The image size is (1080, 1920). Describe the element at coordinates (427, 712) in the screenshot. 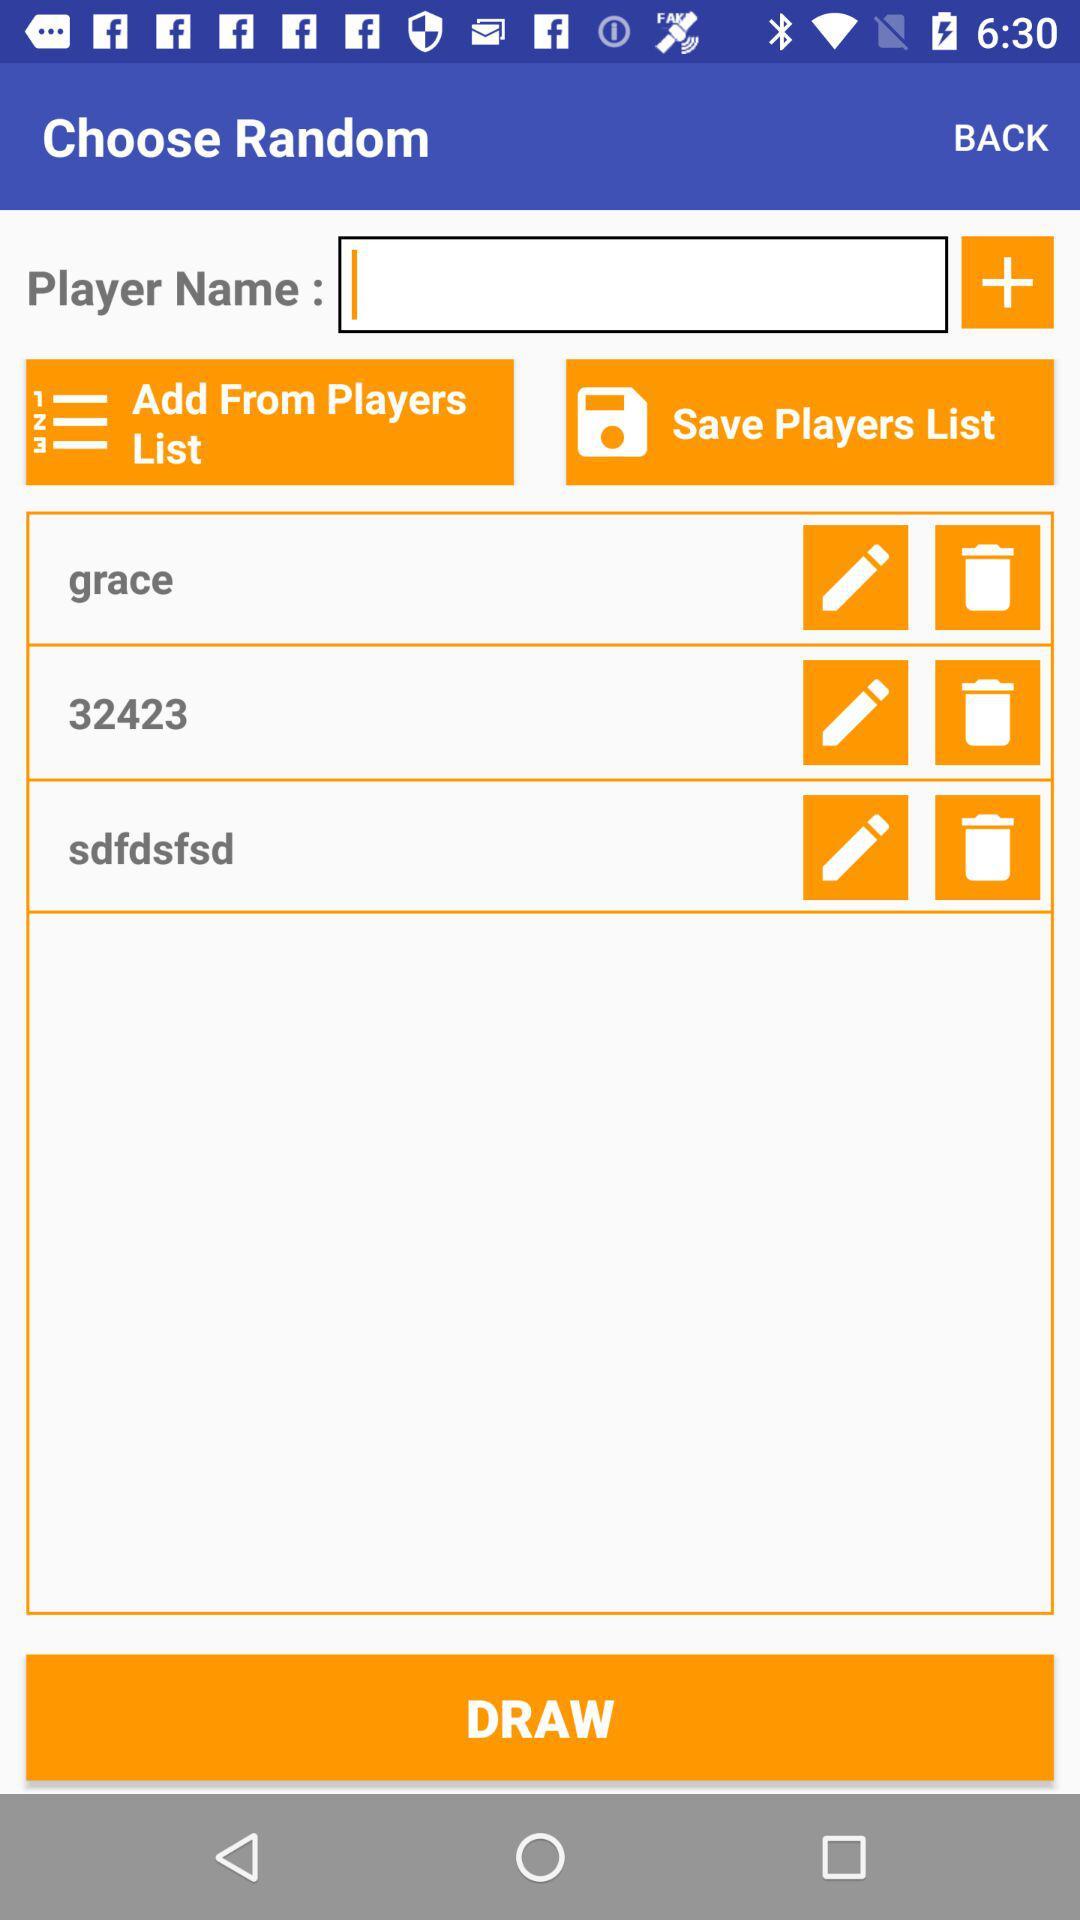

I see `32423 icon` at that location.